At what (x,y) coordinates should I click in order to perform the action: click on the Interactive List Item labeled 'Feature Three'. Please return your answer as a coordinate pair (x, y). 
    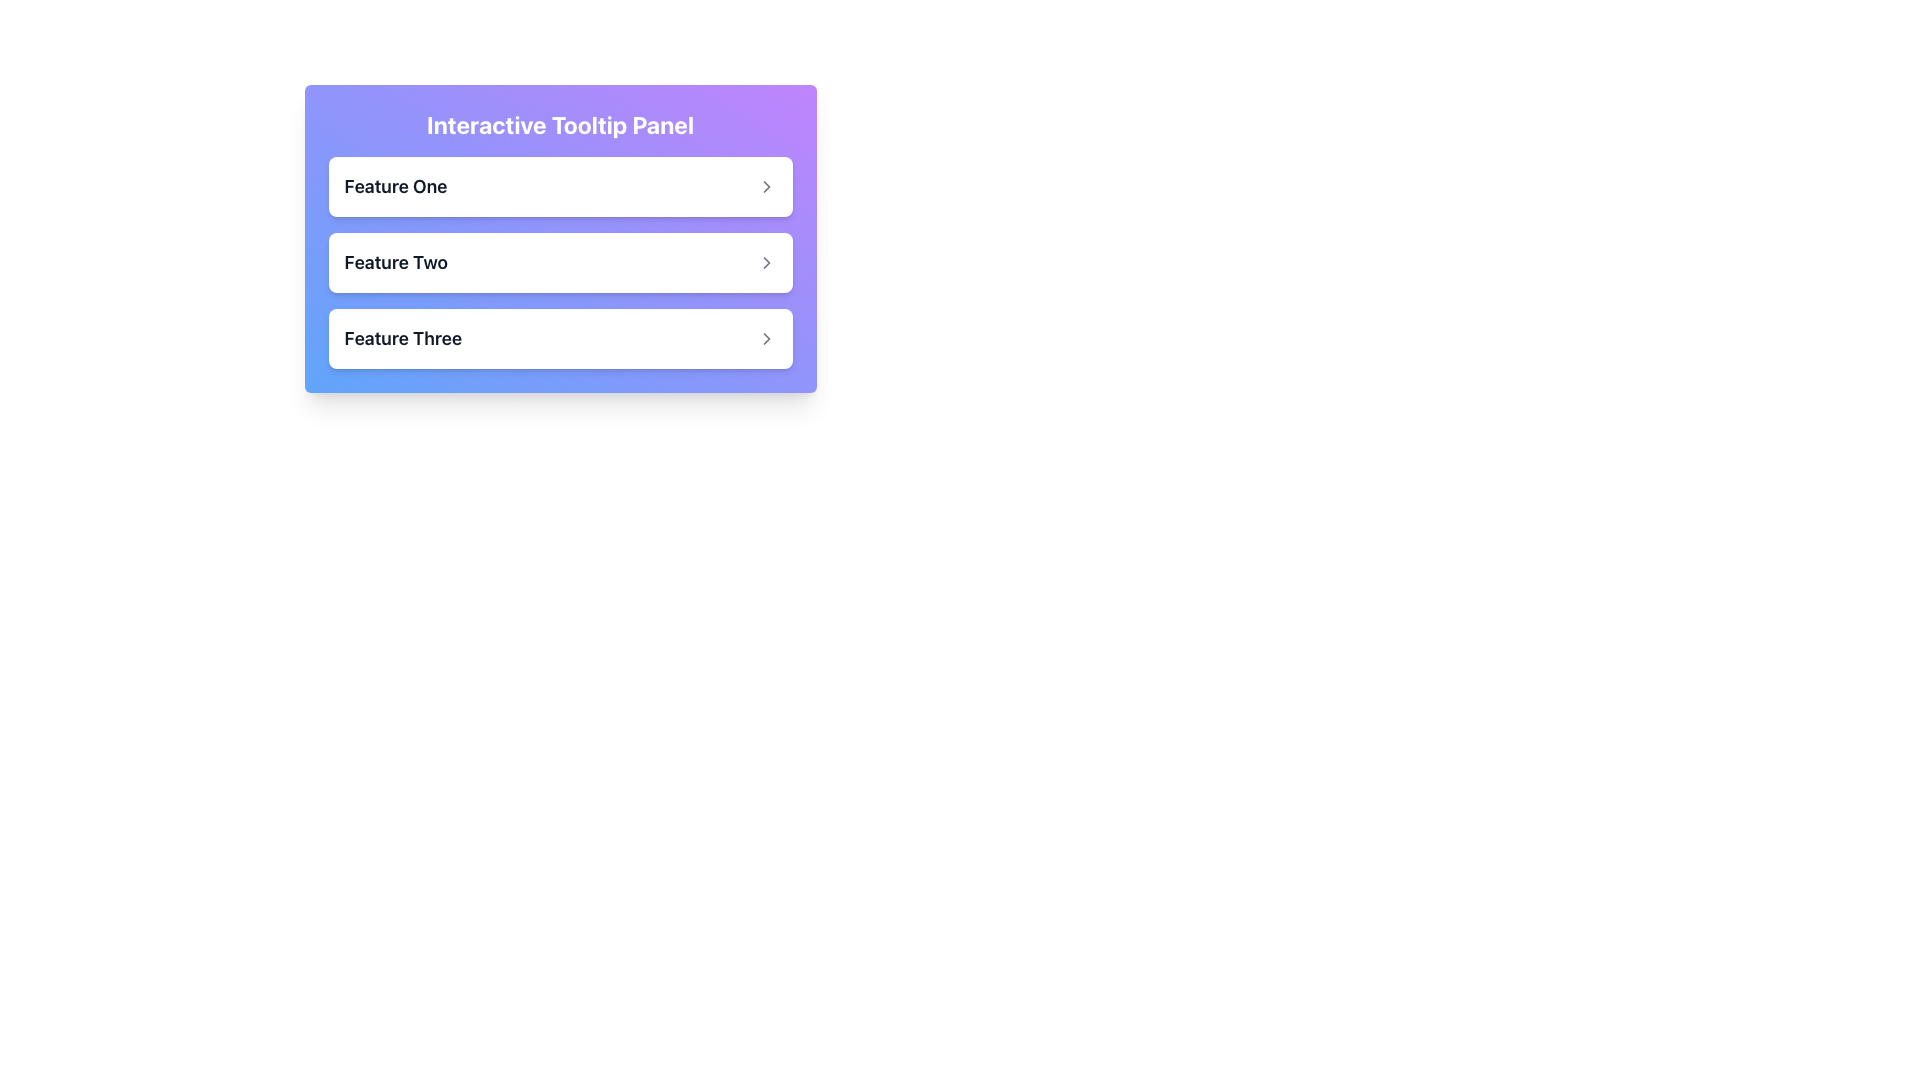
    Looking at the image, I should click on (560, 338).